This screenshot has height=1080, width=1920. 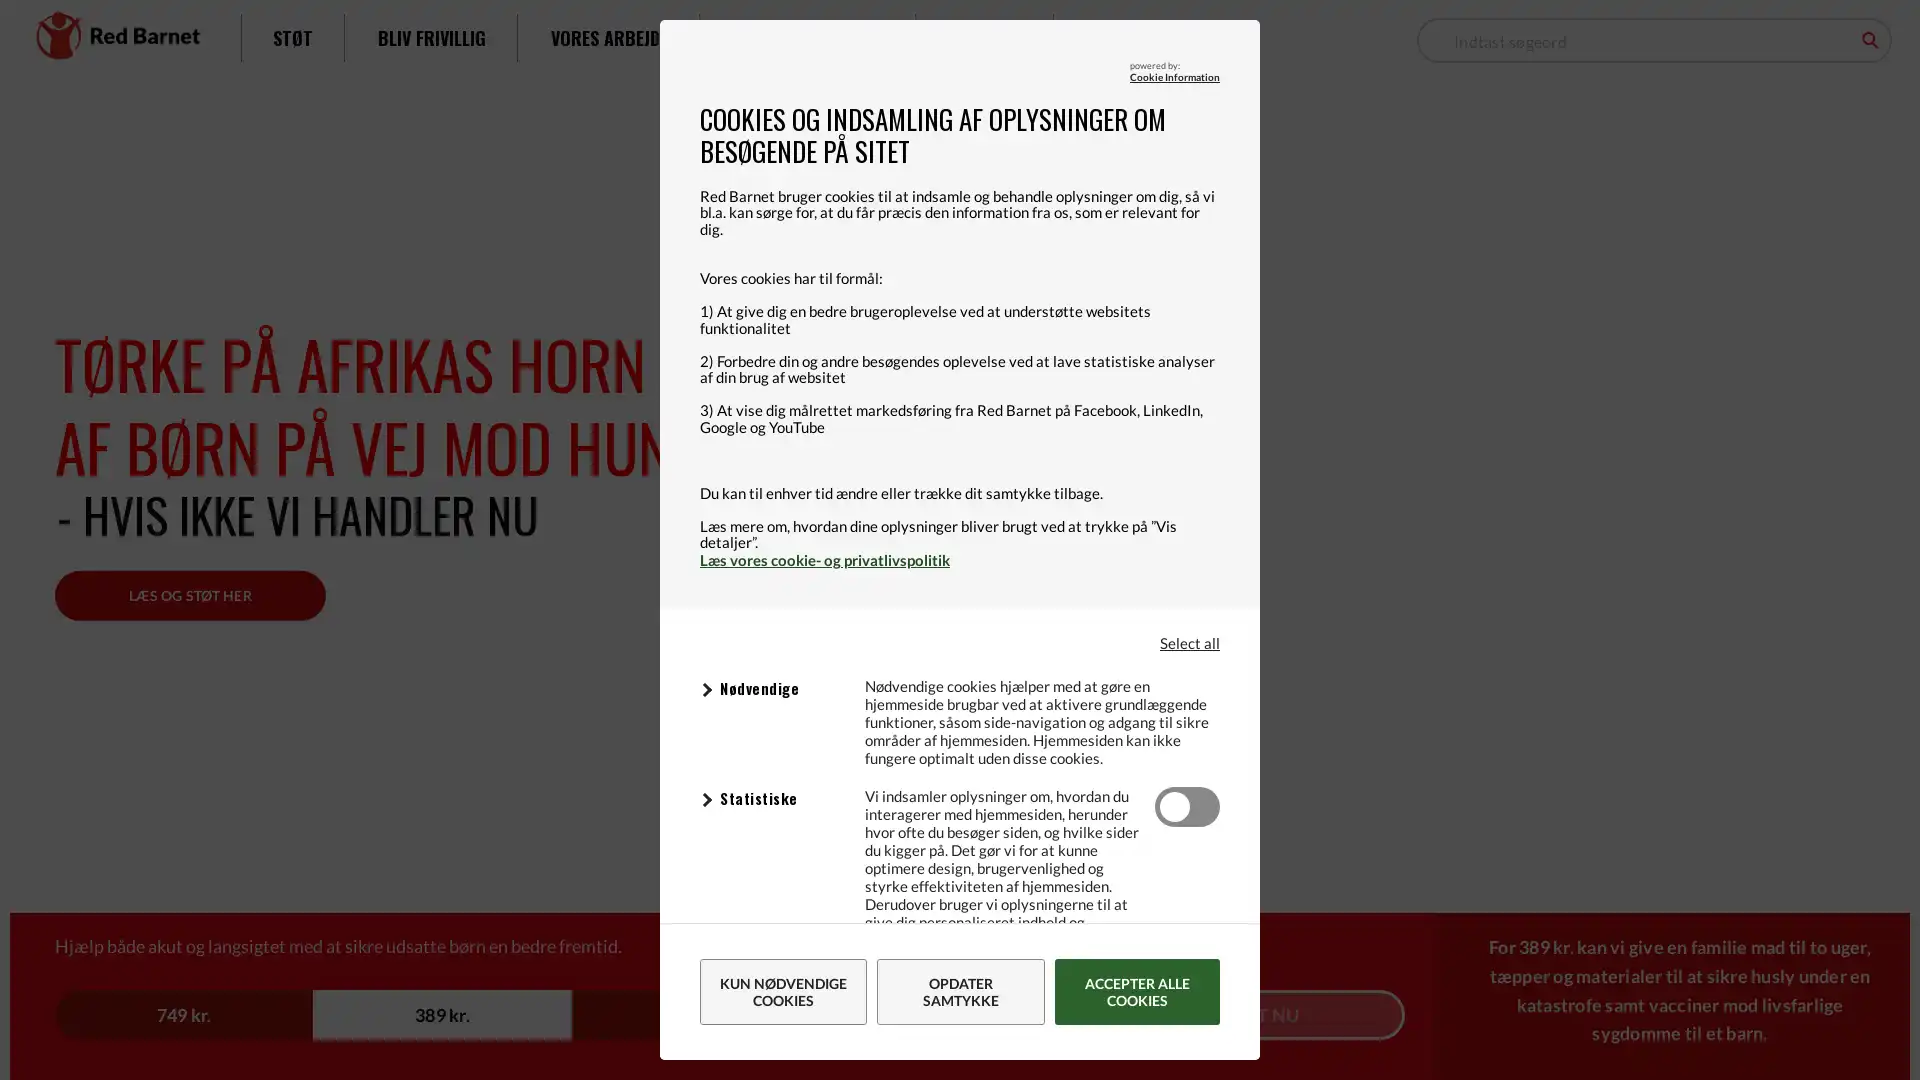 I want to click on Kun ndvendige cookies, so click(x=782, y=991).